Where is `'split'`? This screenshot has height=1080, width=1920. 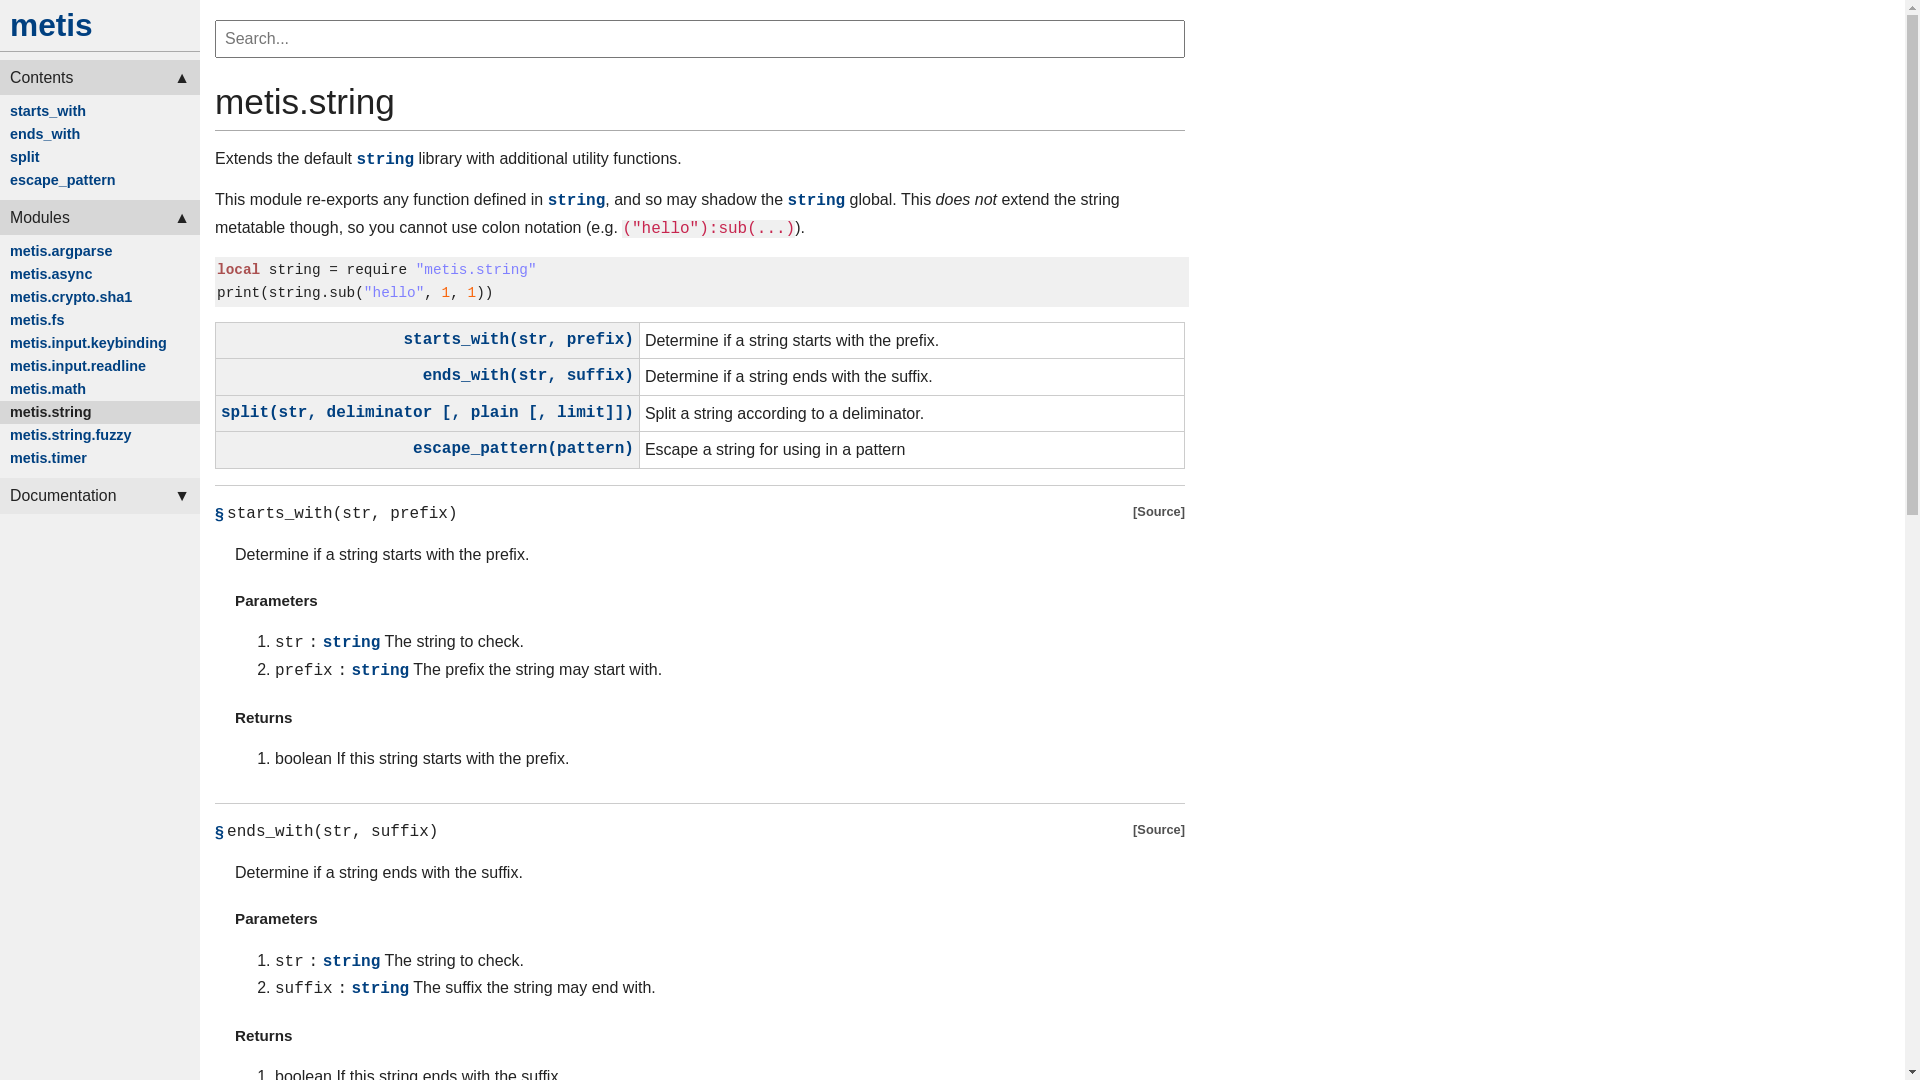 'split' is located at coordinates (99, 156).